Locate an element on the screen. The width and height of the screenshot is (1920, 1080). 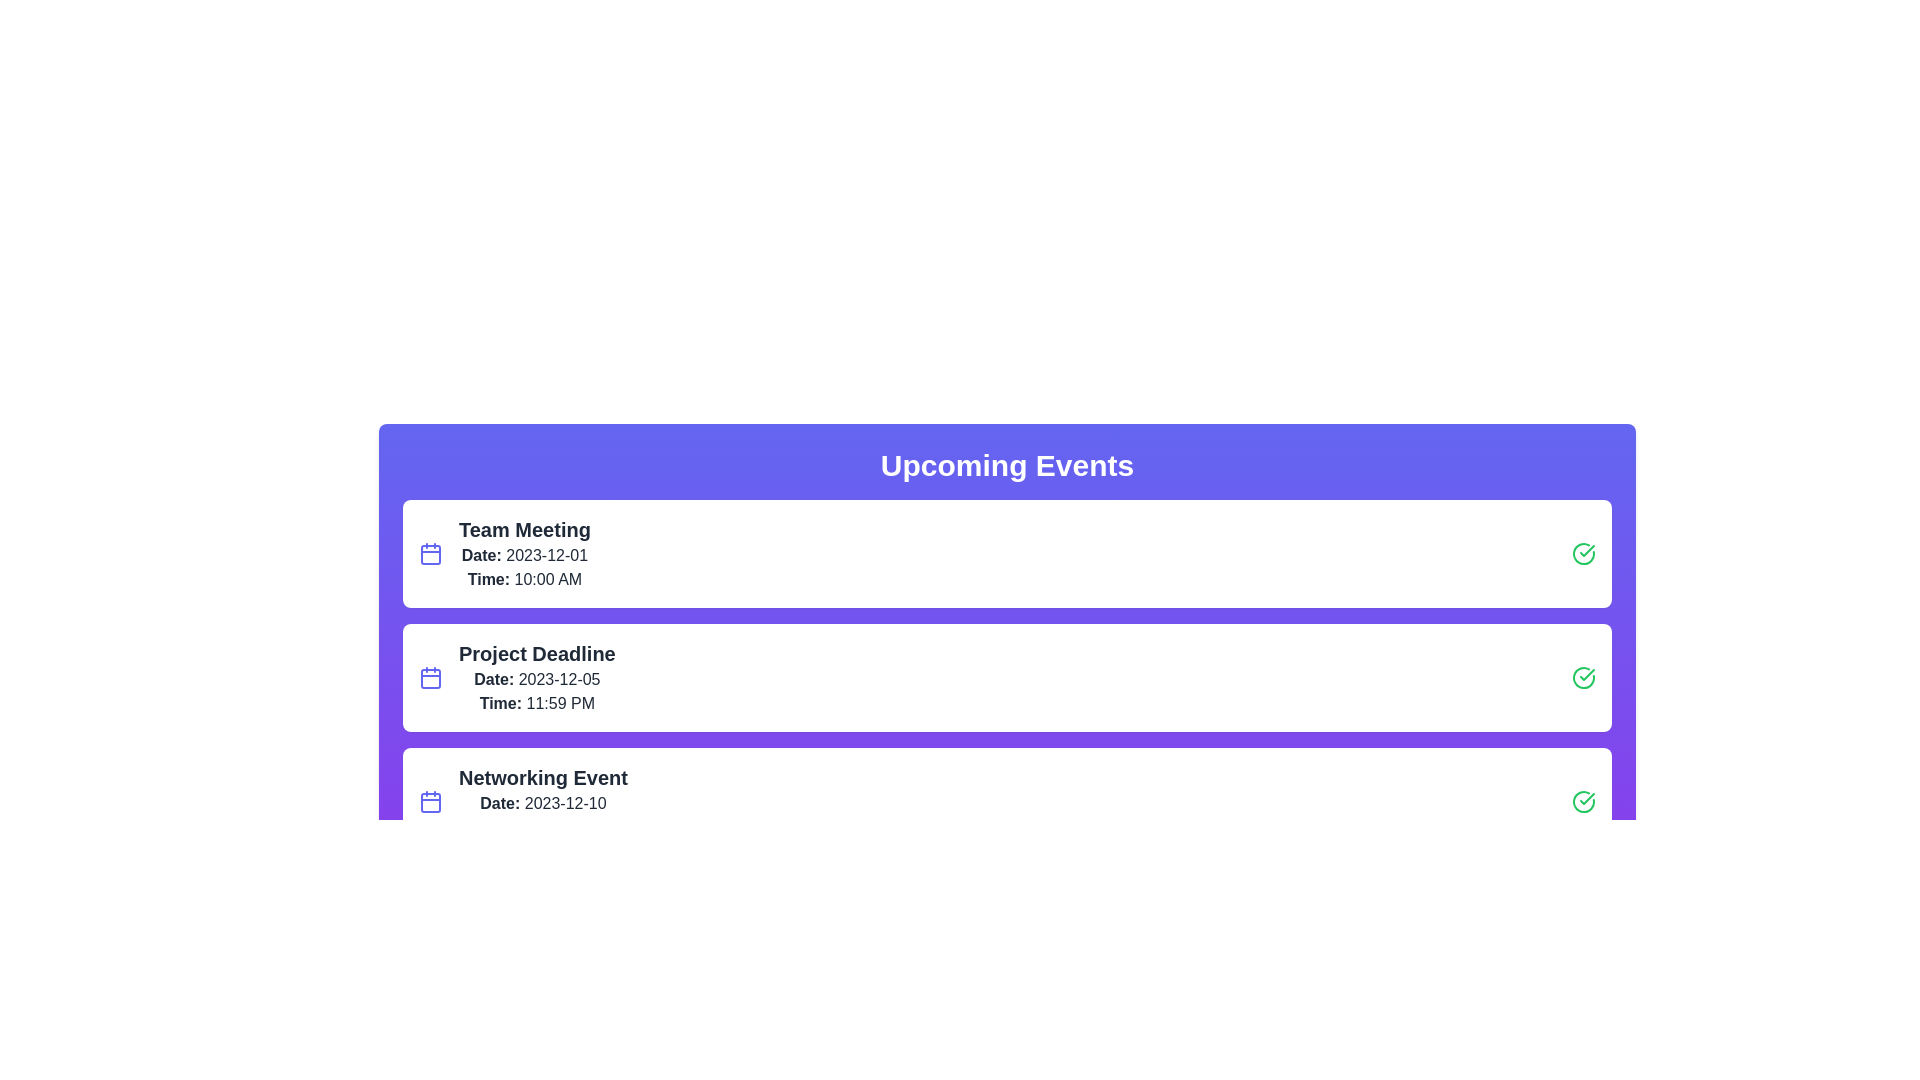
the text label indicating the time '11:59 PM' for the second event entry labeled 'Project Deadline' in the 'Upcoming Events' list is located at coordinates (500, 702).